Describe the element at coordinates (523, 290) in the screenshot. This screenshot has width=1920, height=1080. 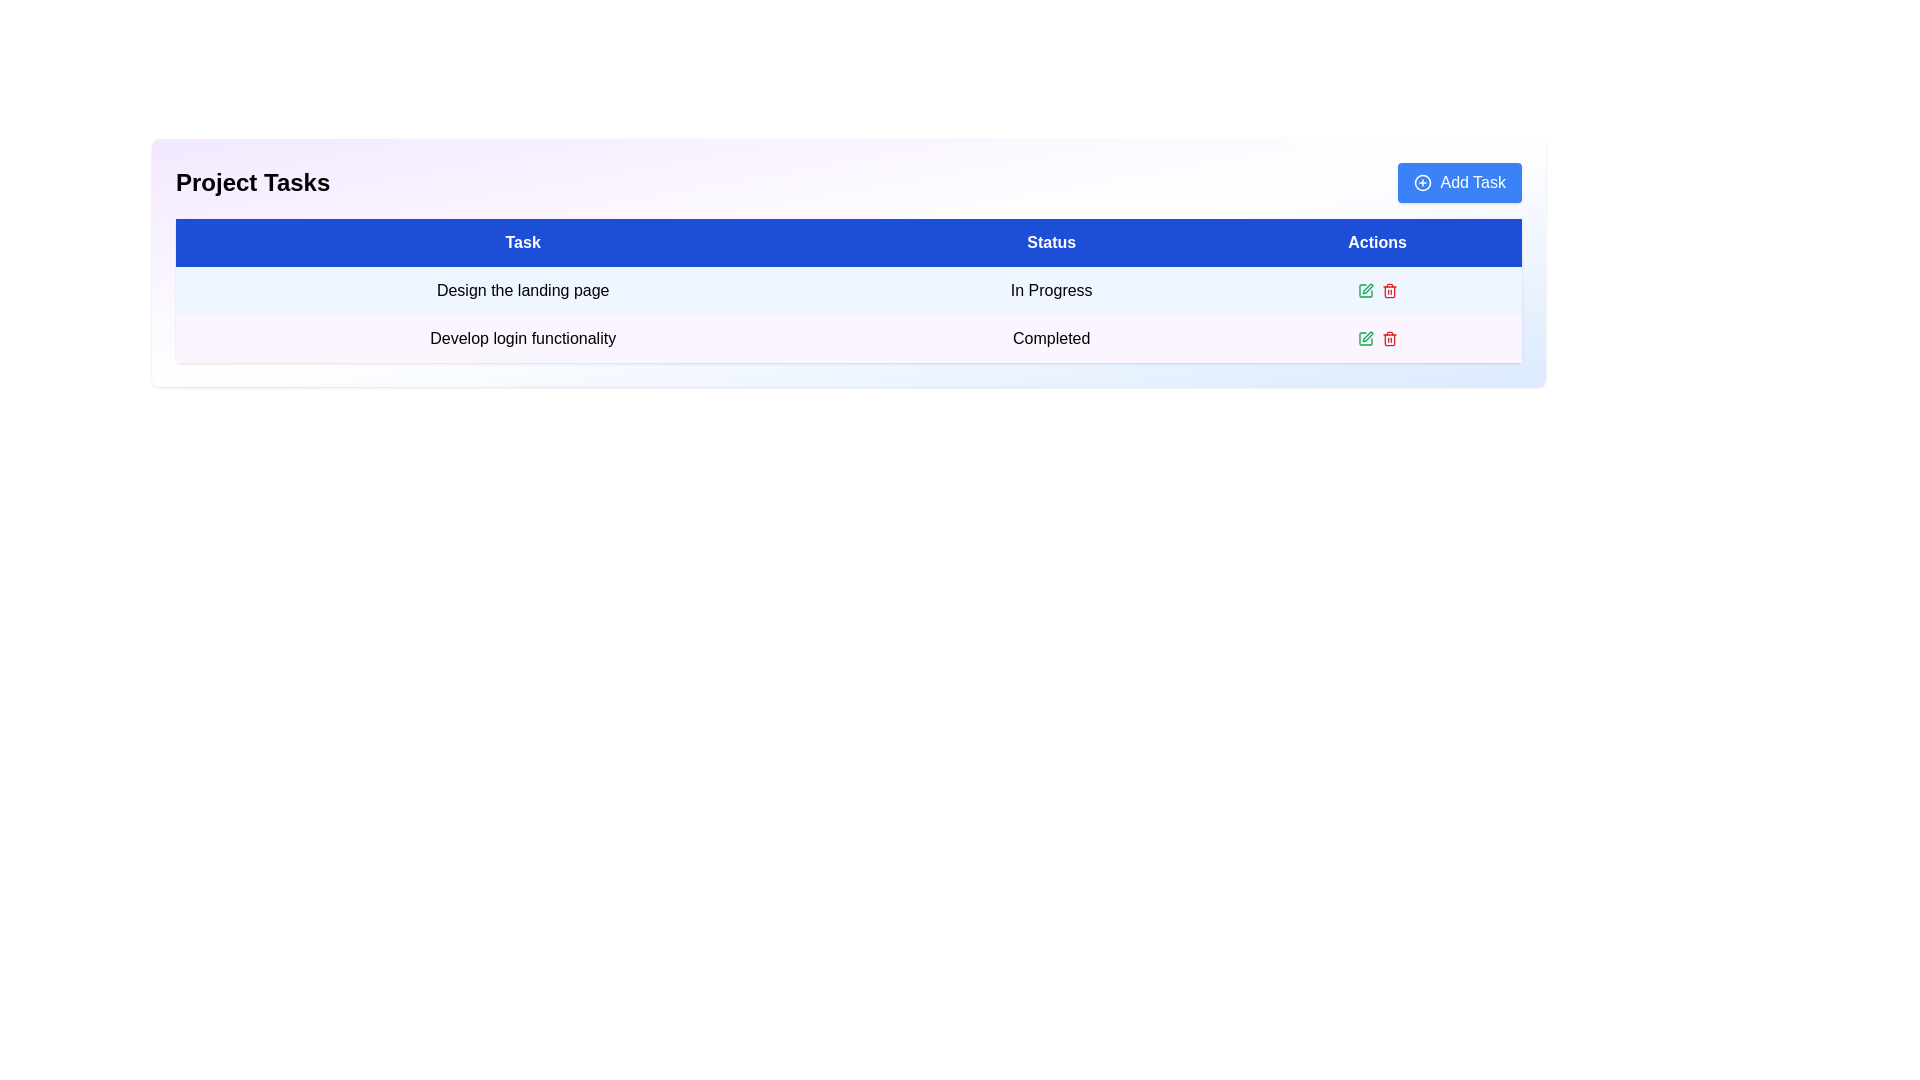
I see `the text label representing the task title in the first cell of the first row under the 'Task' column in the 'Project Tasks' table` at that location.